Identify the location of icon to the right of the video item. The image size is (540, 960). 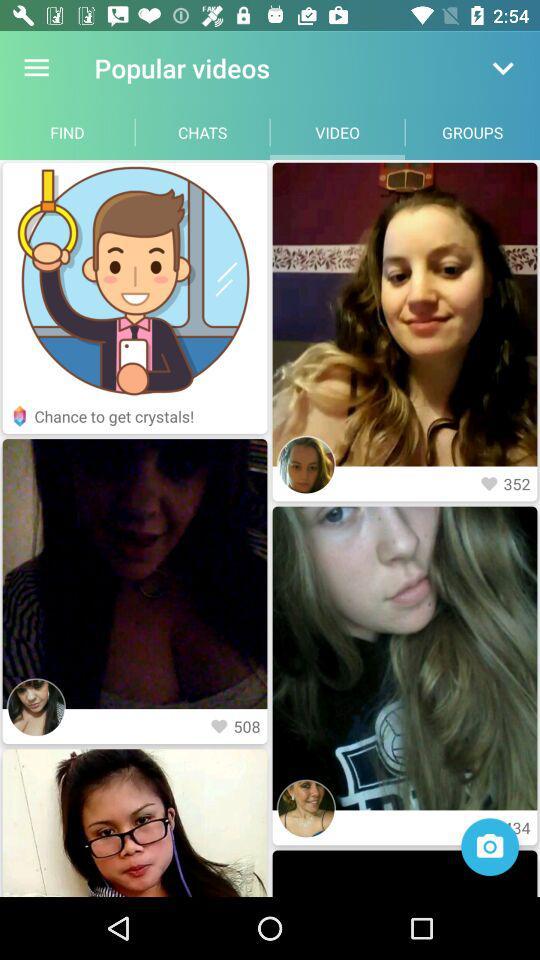
(472, 131).